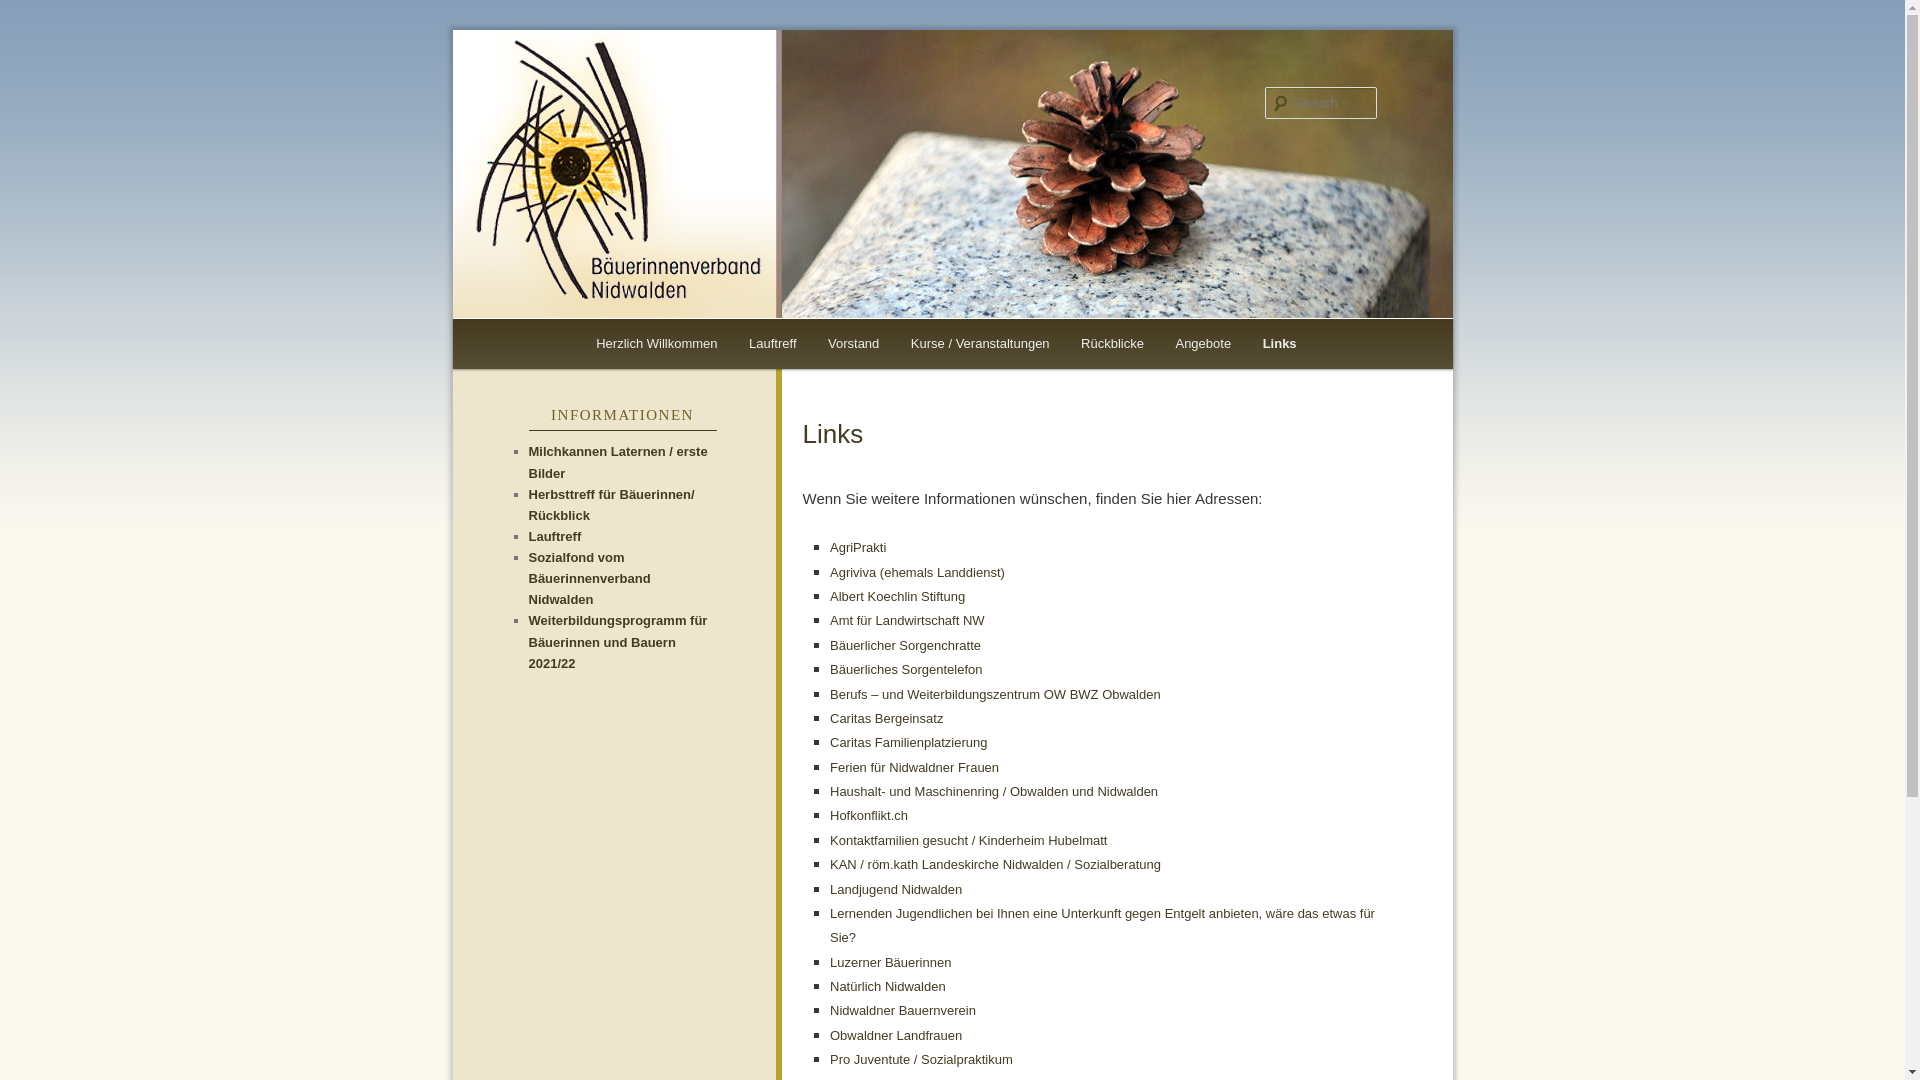  What do you see at coordinates (907, 742) in the screenshot?
I see `'Caritas Familienplatzierung'` at bounding box center [907, 742].